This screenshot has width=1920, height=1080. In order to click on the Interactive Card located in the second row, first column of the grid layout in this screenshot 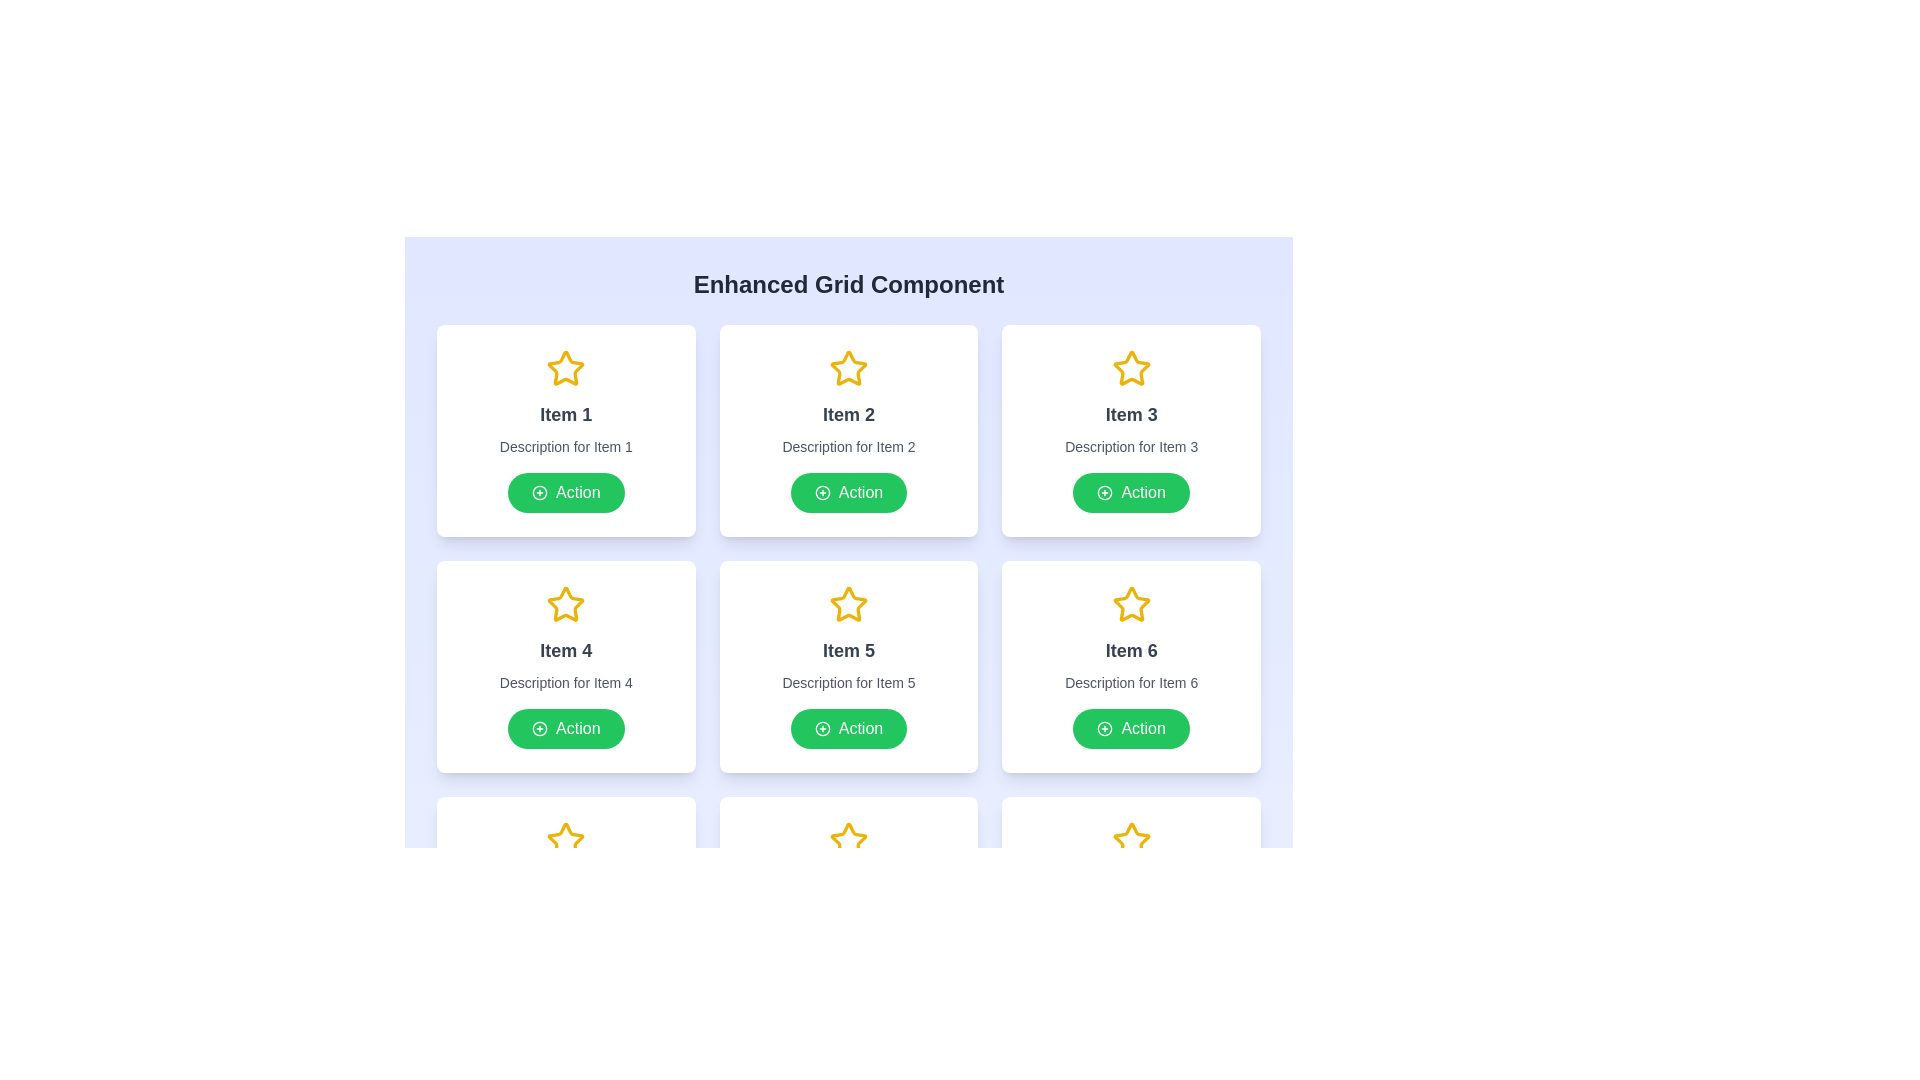, I will do `click(565, 667)`.